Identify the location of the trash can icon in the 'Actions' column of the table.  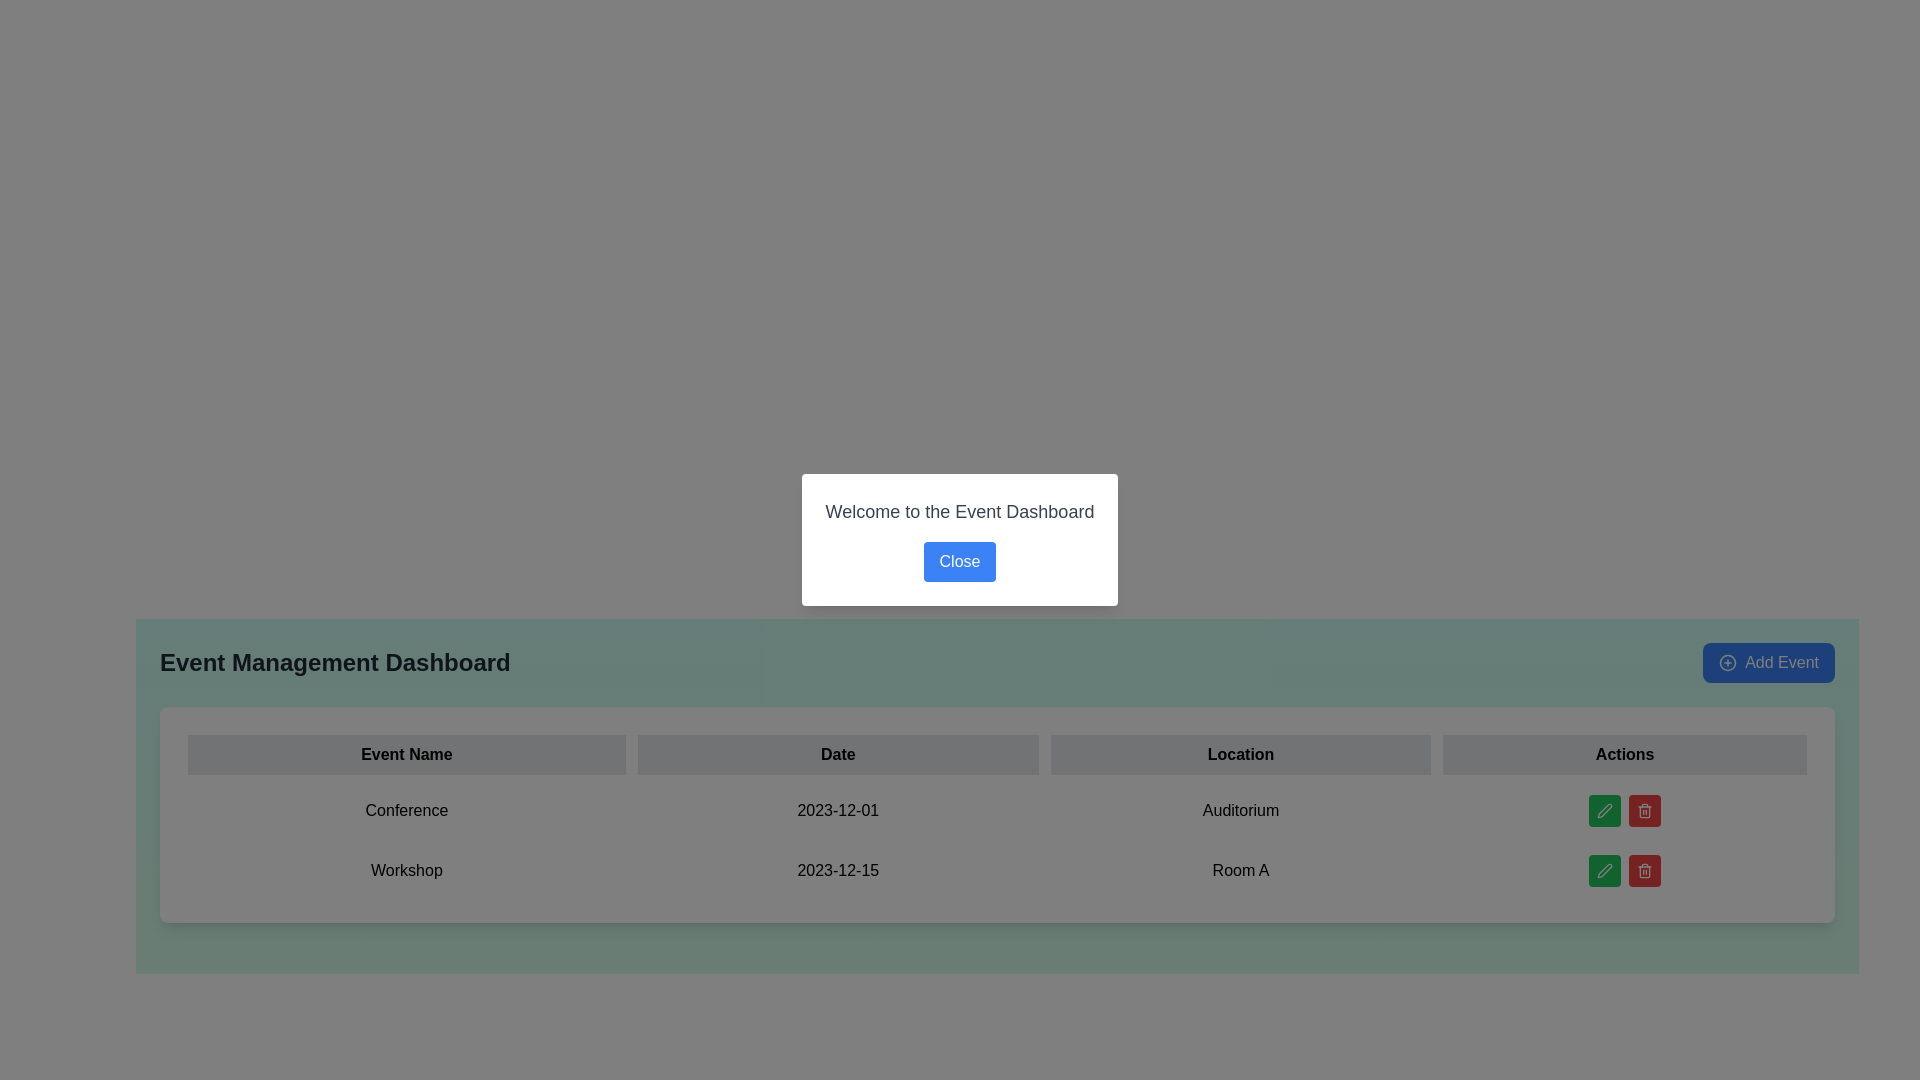
(1645, 812).